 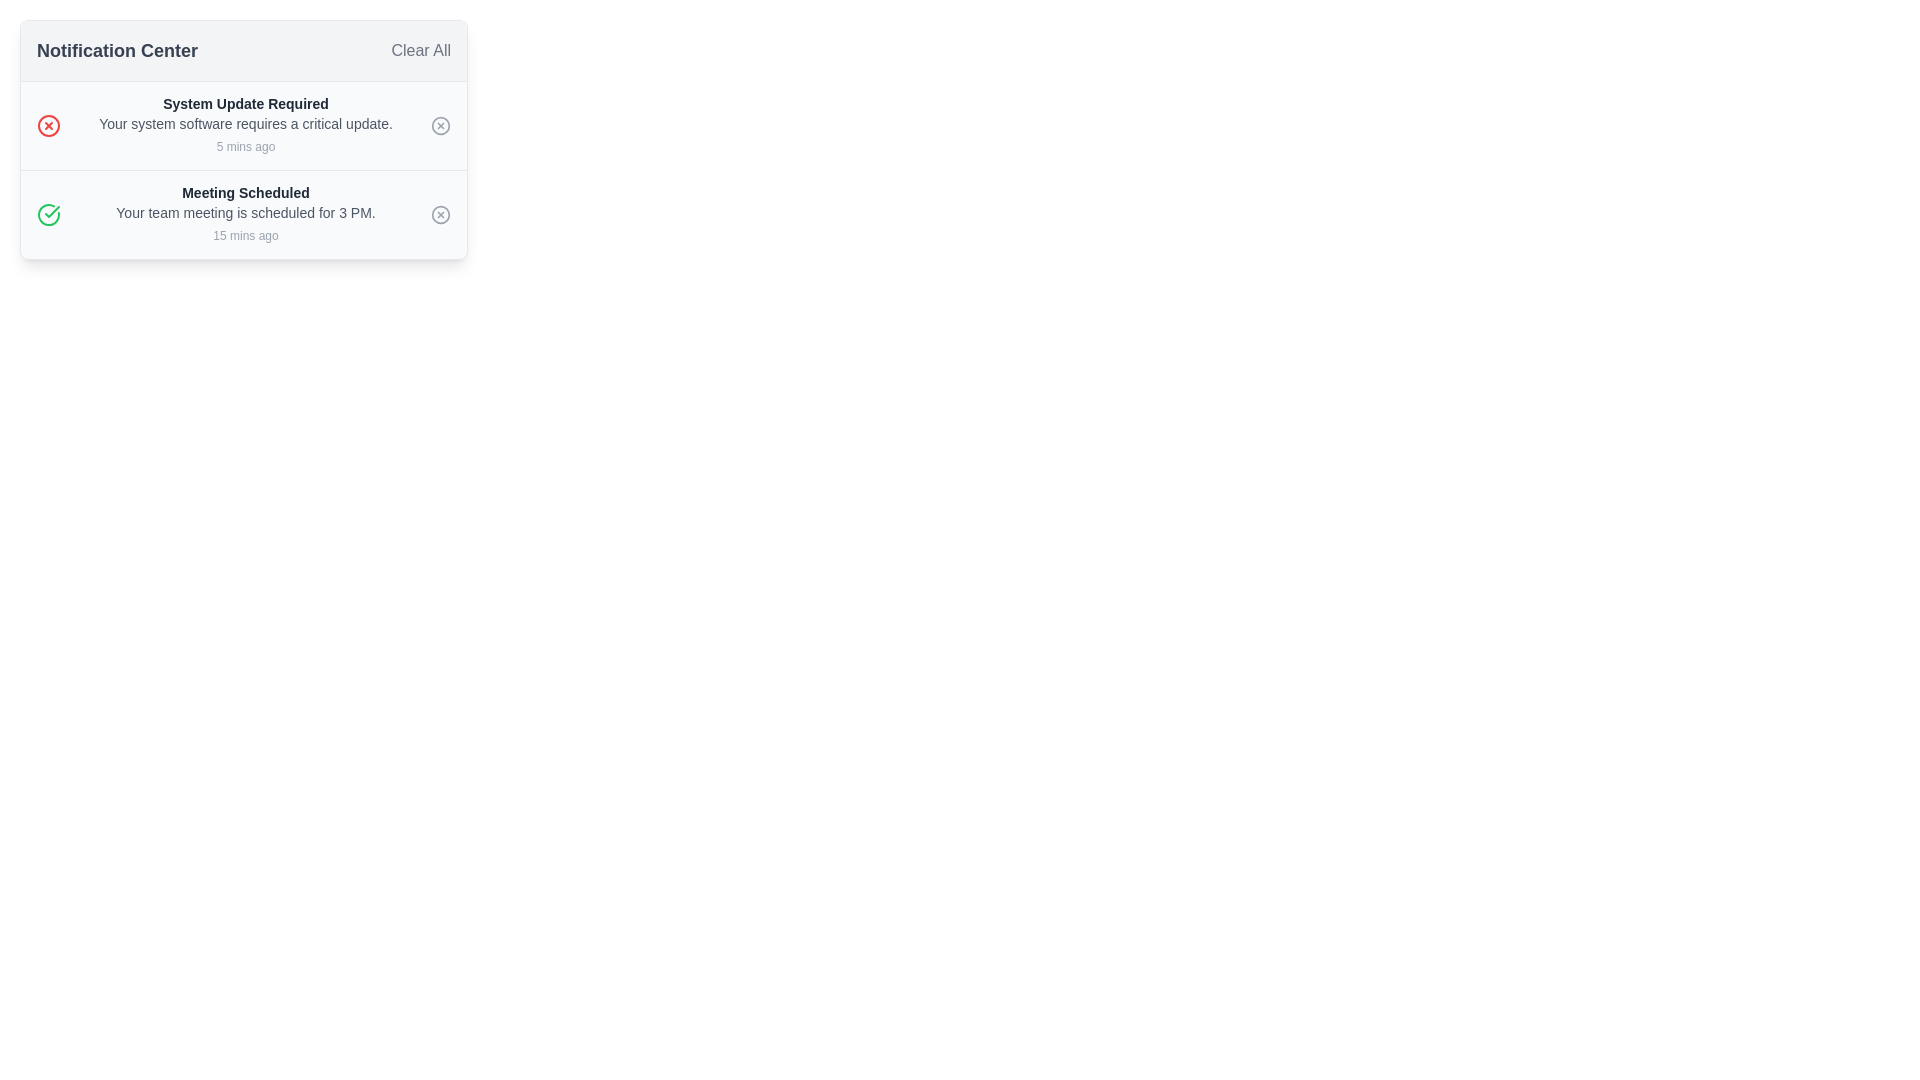 What do you see at coordinates (48, 126) in the screenshot?
I see `the alert or error icon located in the top-left section of the notification list, which is the first icon in the first notification item` at bounding box center [48, 126].